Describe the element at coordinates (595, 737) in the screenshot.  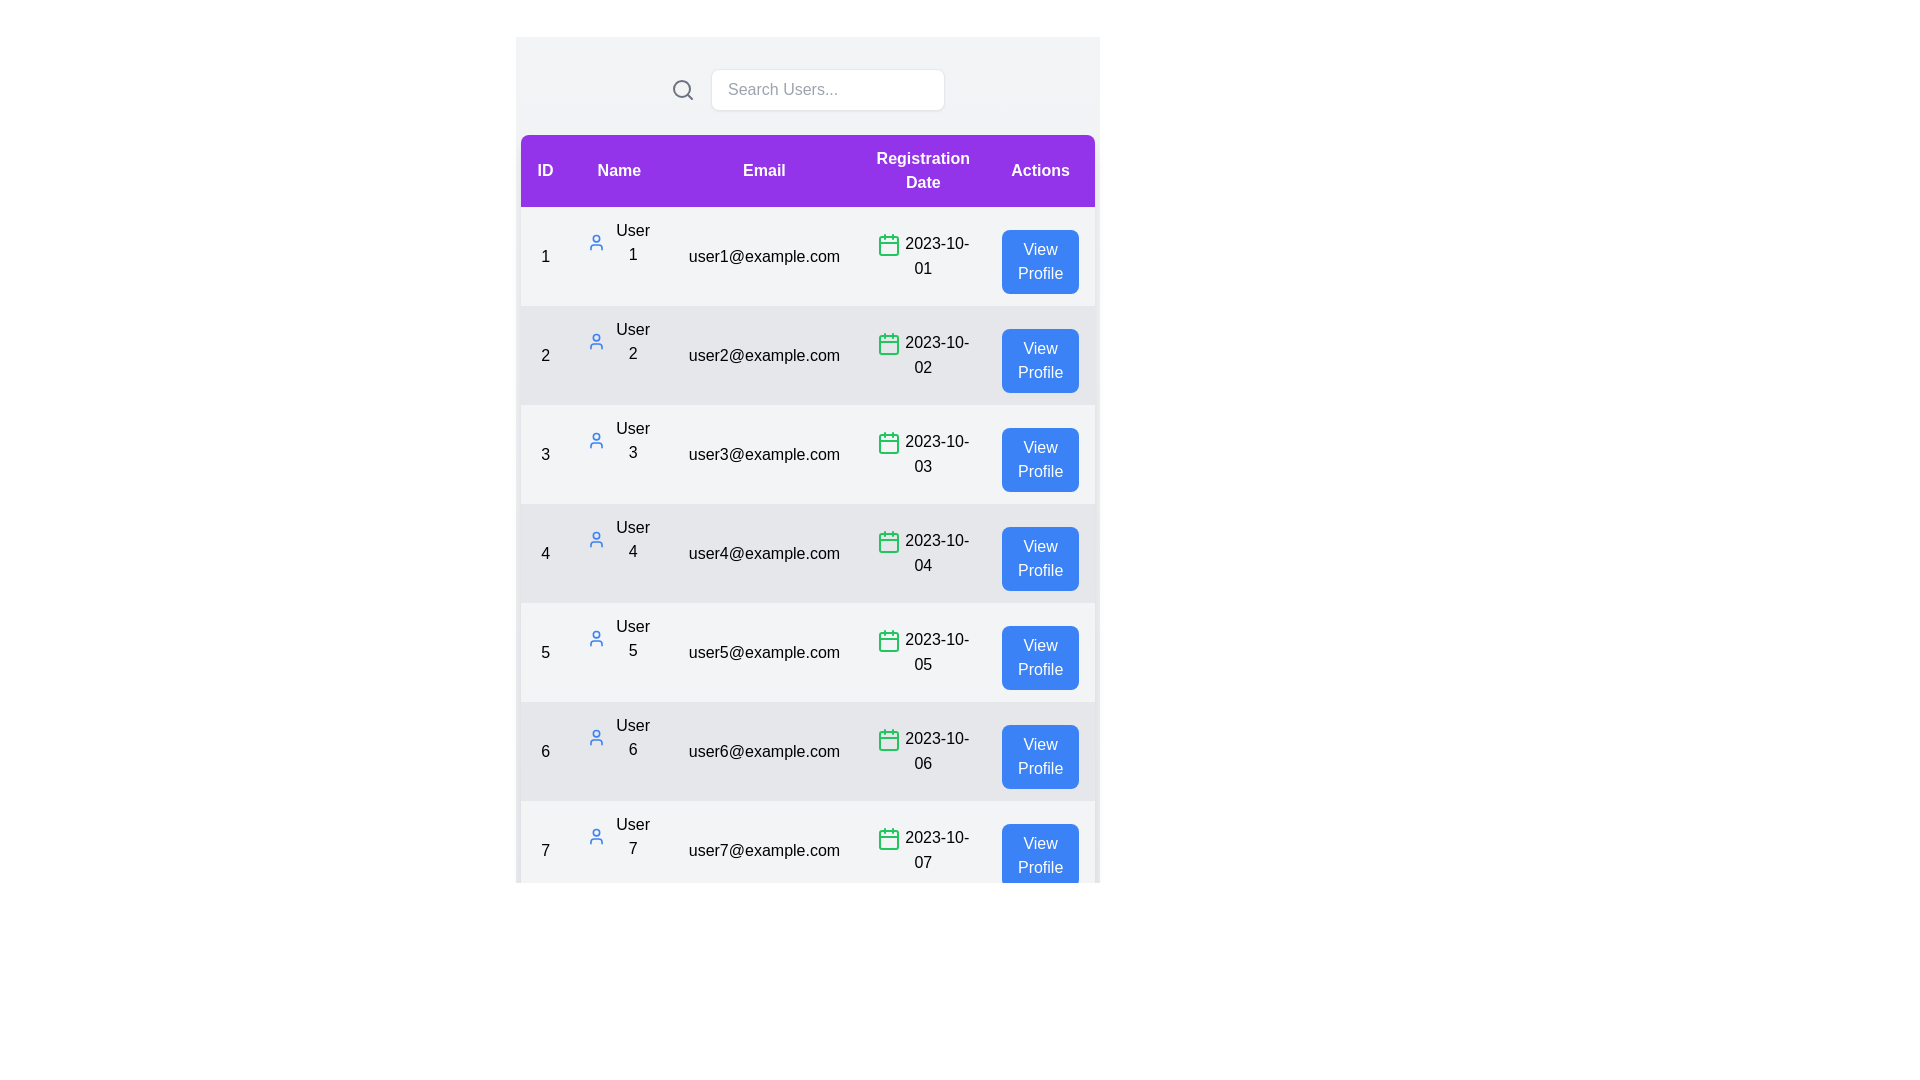
I see `the user profile icon for user 6` at that location.